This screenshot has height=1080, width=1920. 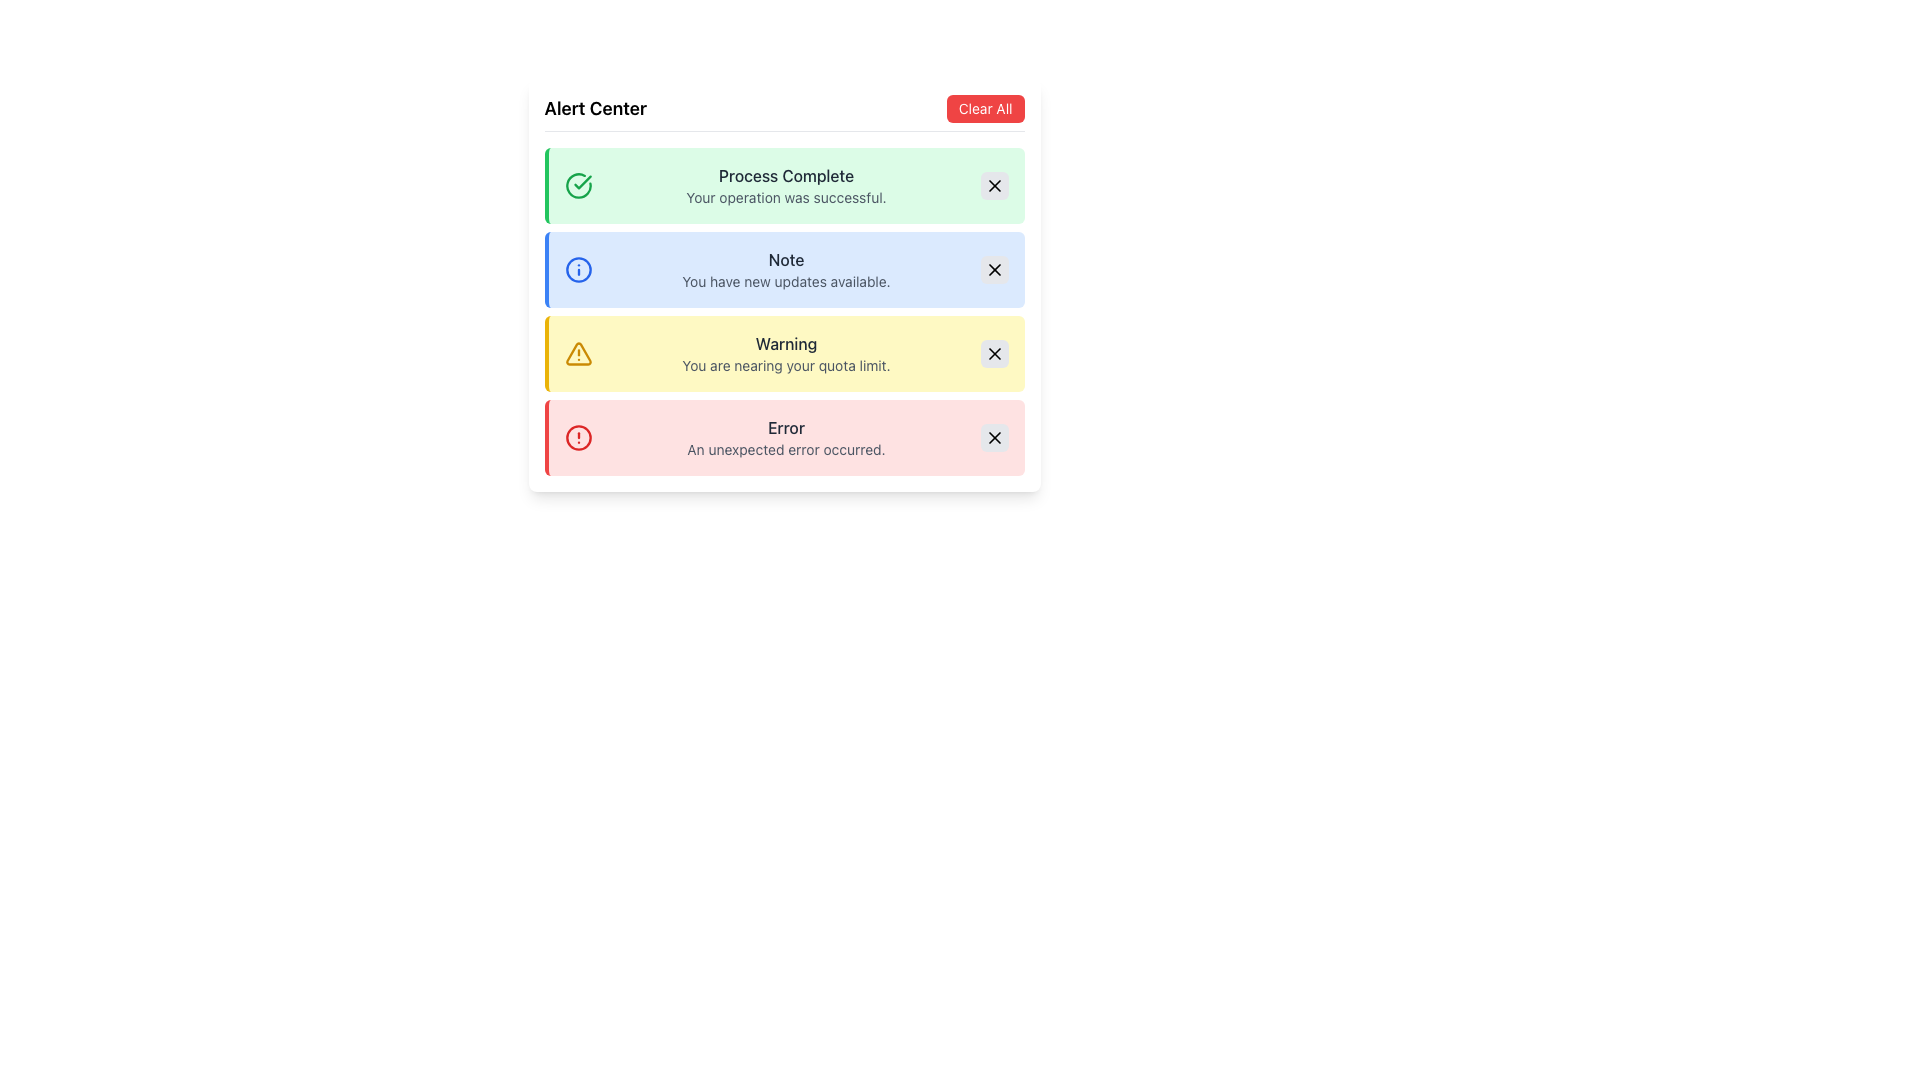 What do you see at coordinates (994, 353) in the screenshot?
I see `the close button located at the top-right corner of the yellow alert box displaying 'Warning: You are nearing your quota limit.'` at bounding box center [994, 353].